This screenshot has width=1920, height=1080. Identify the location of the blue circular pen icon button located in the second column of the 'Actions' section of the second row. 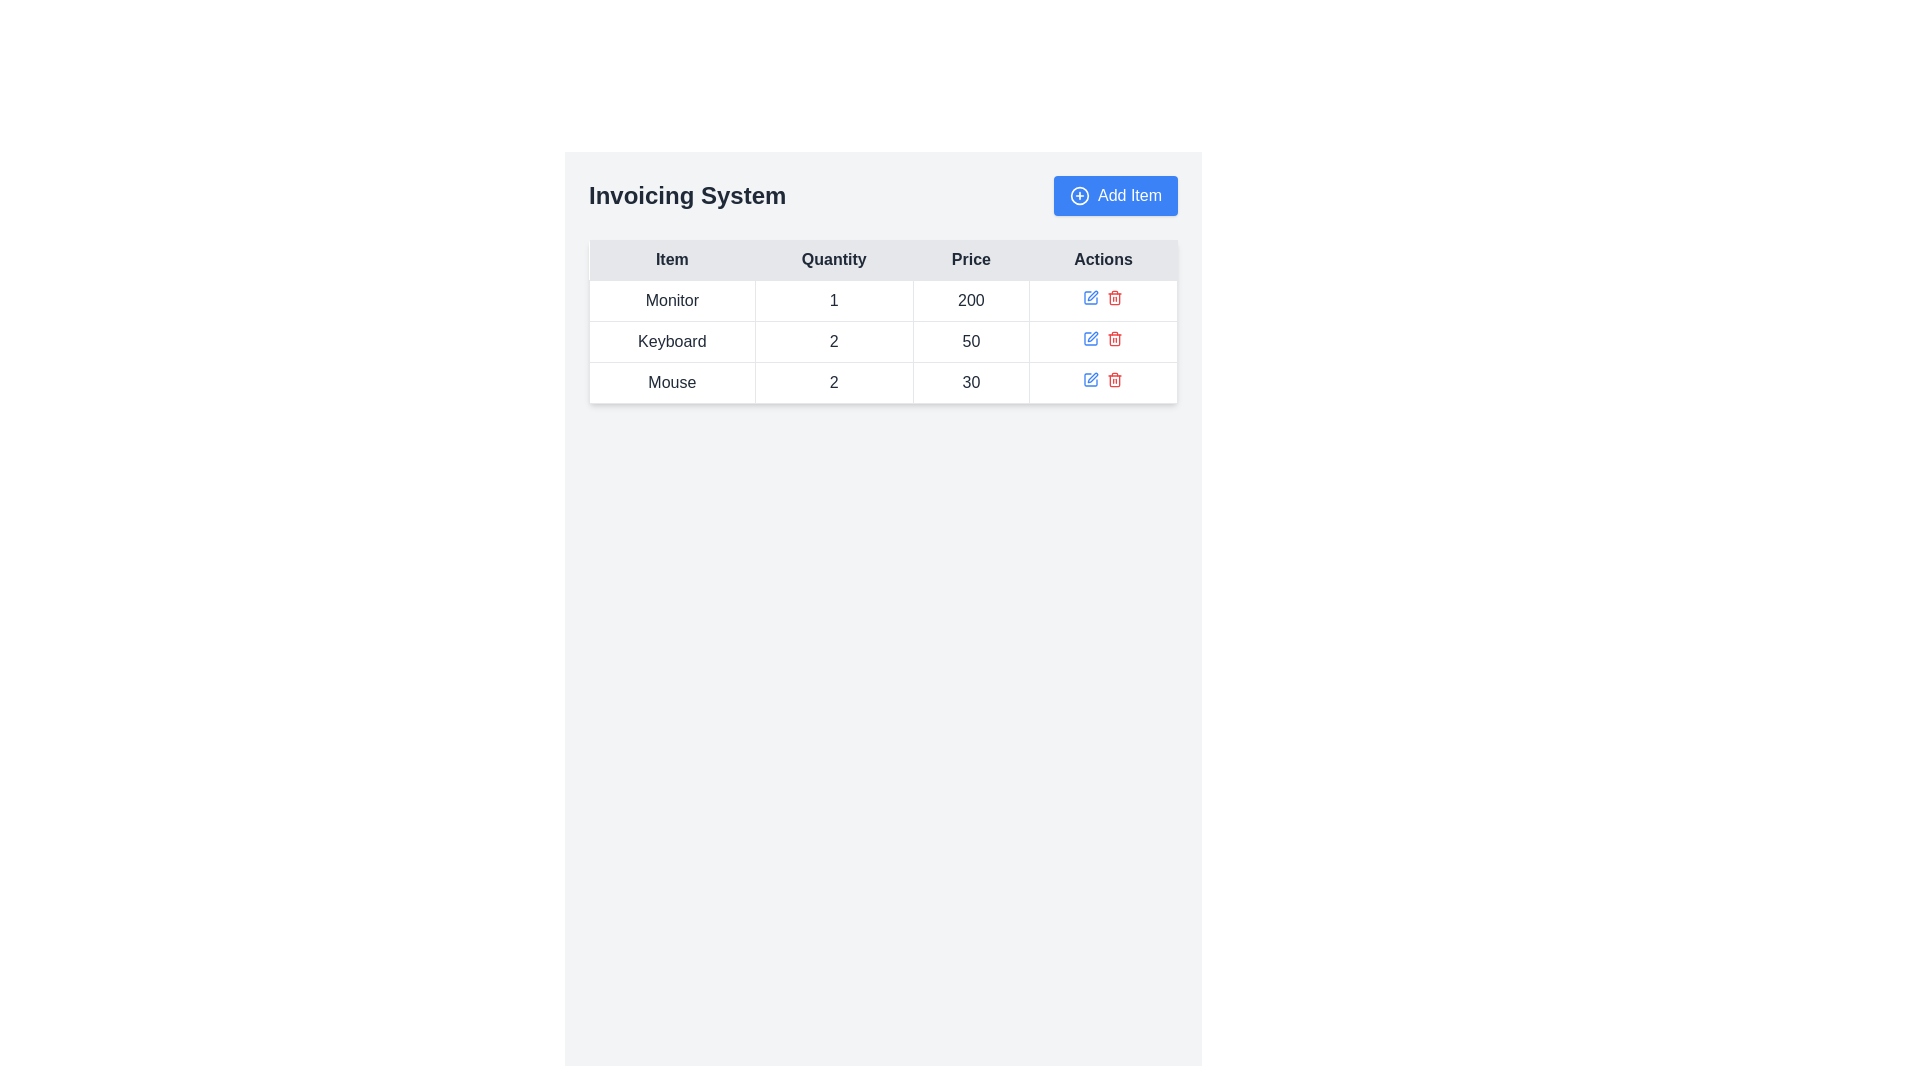
(1092, 296).